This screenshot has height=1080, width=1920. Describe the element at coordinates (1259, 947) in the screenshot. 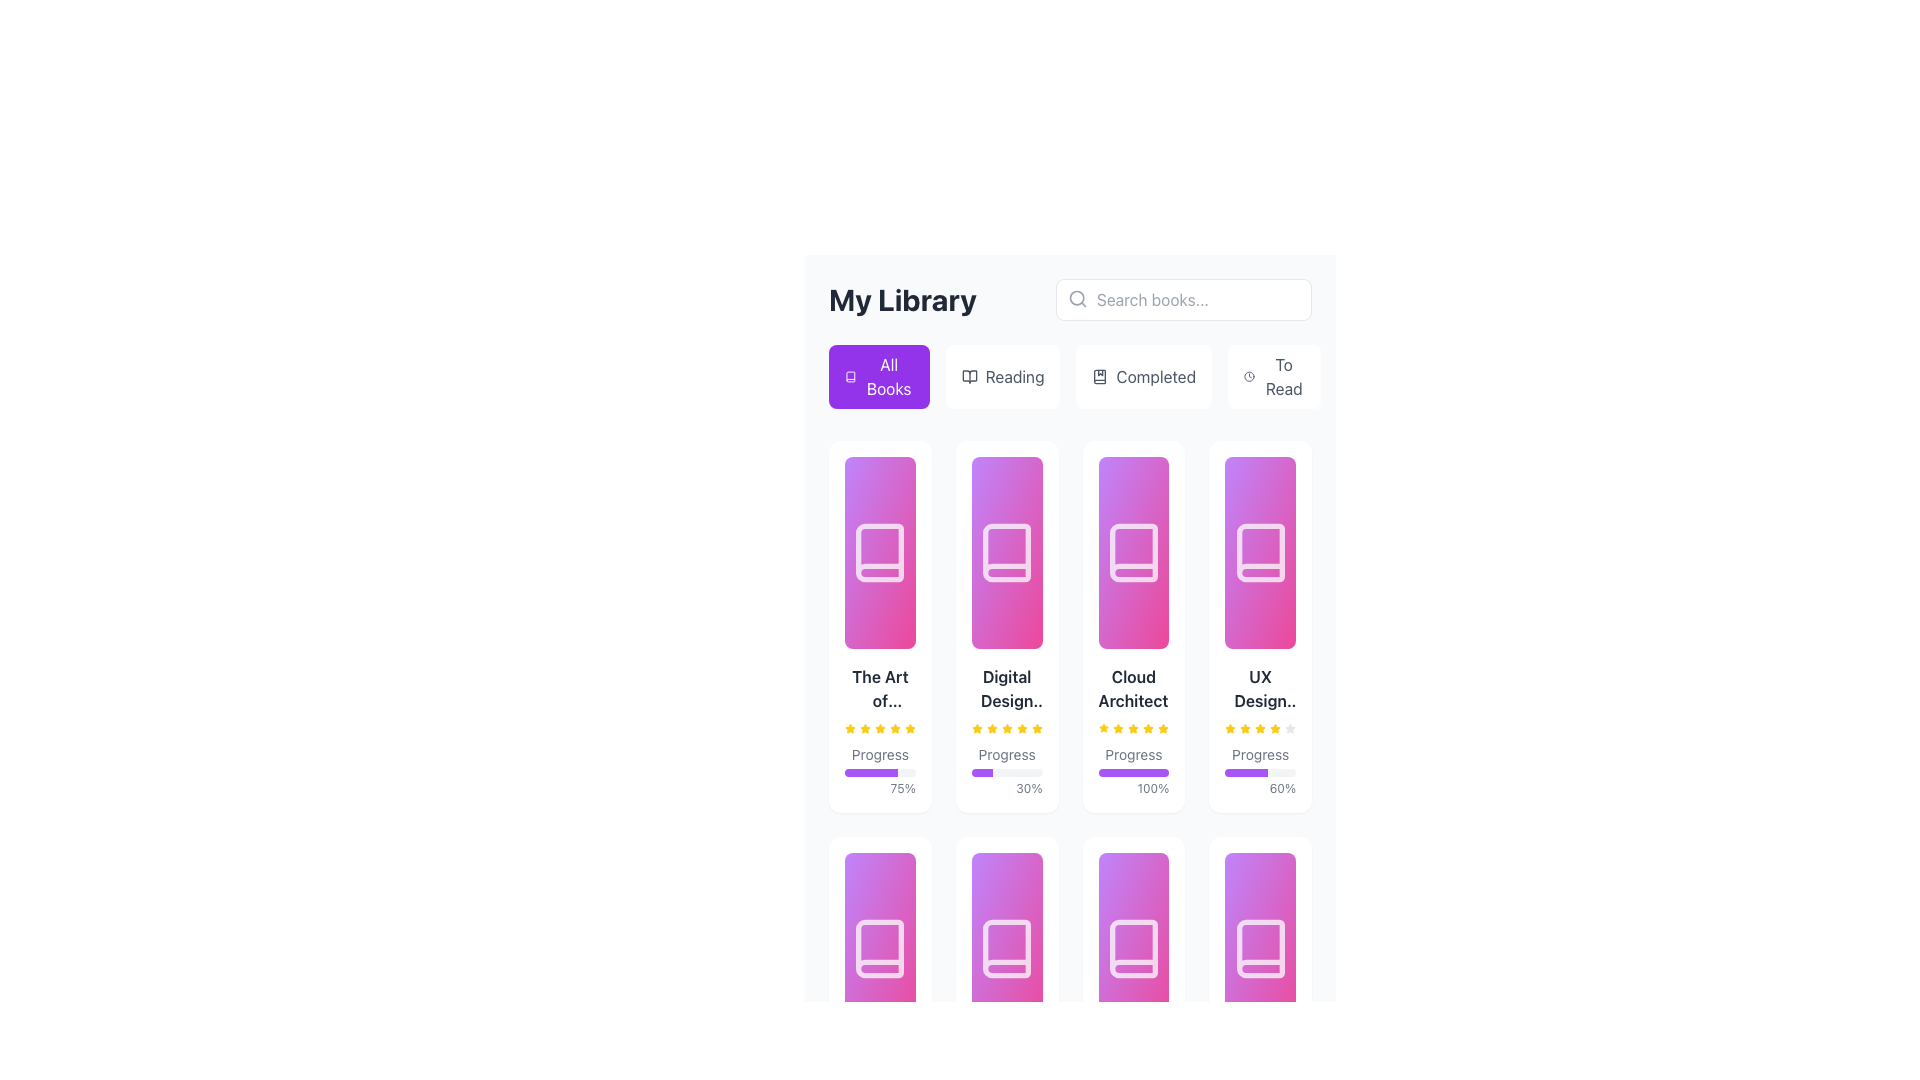

I see `the SVG icon representing a book, which is styled with a gradient pink-to-purple background and white strokes, located in the last tile of the second row in the 'My Library' interface` at that location.